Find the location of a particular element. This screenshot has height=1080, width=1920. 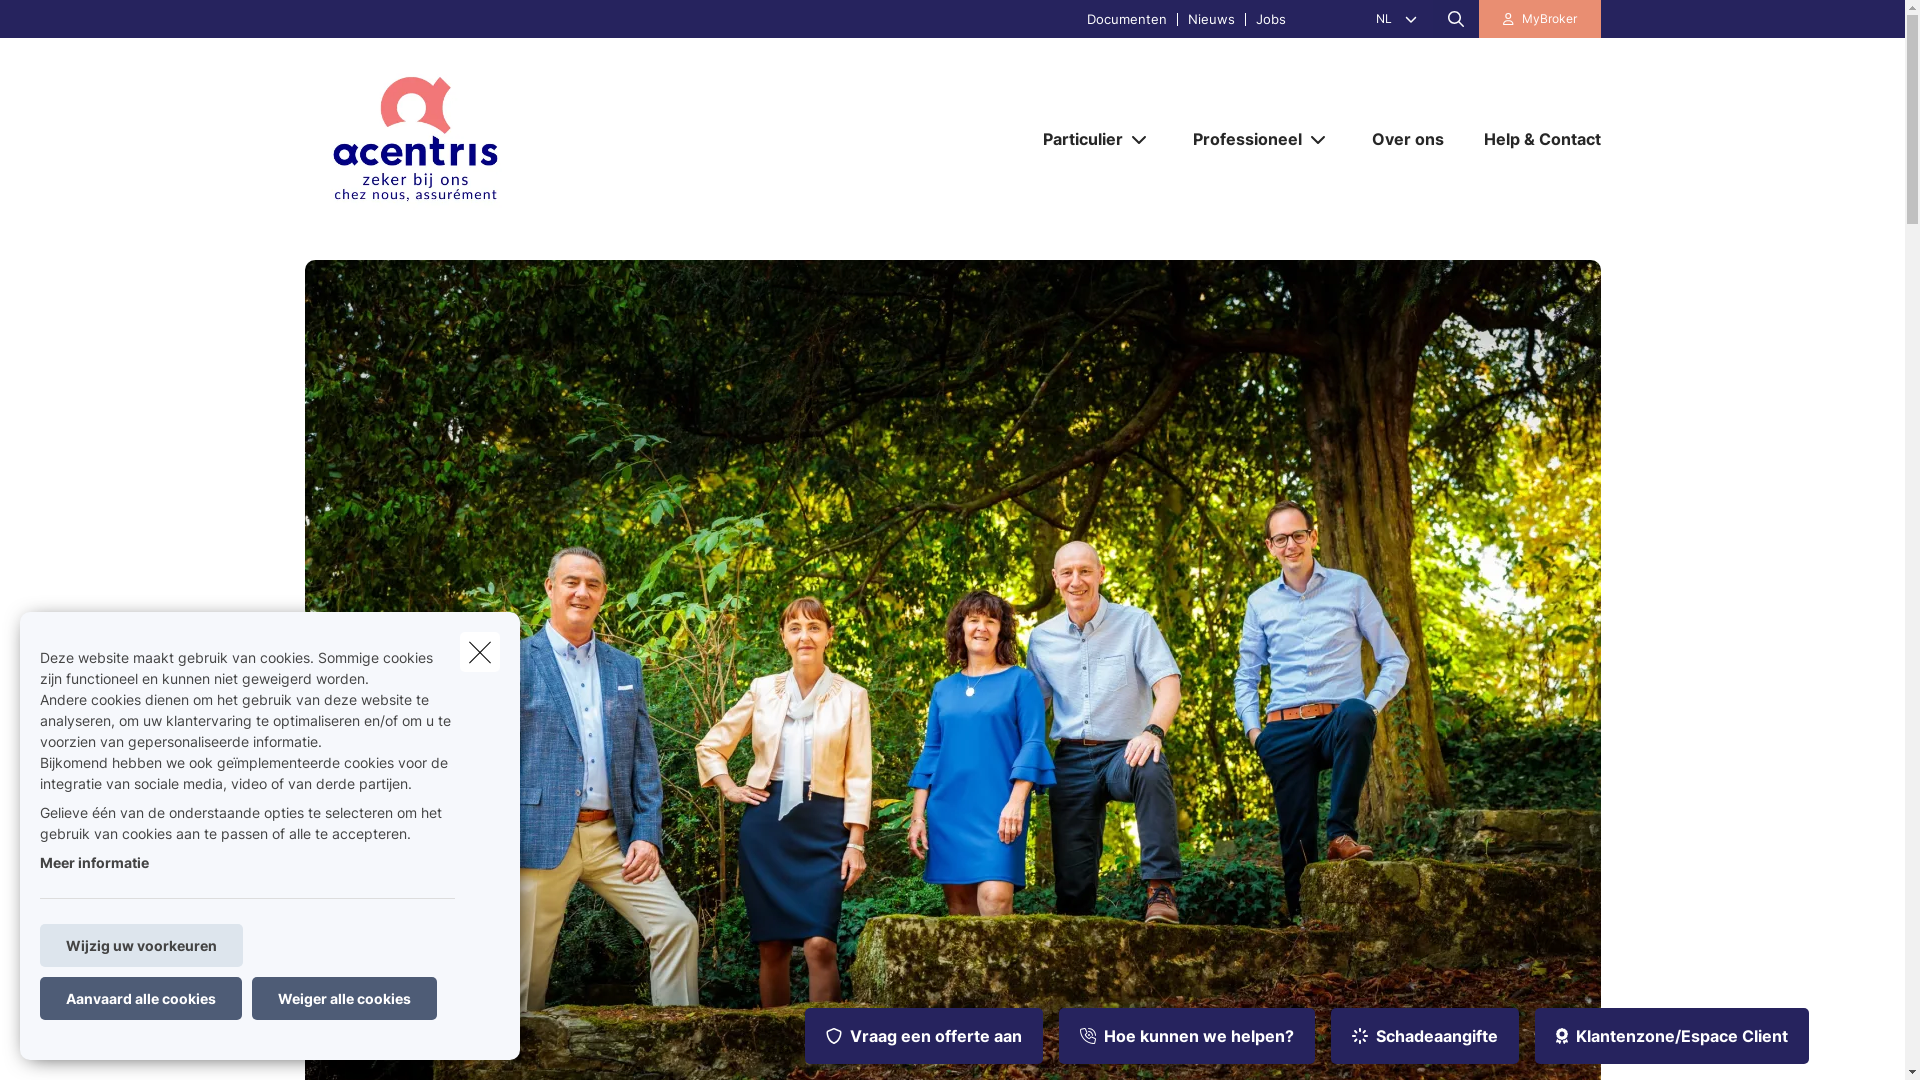

'Professioneel' is located at coordinates (1237, 137).